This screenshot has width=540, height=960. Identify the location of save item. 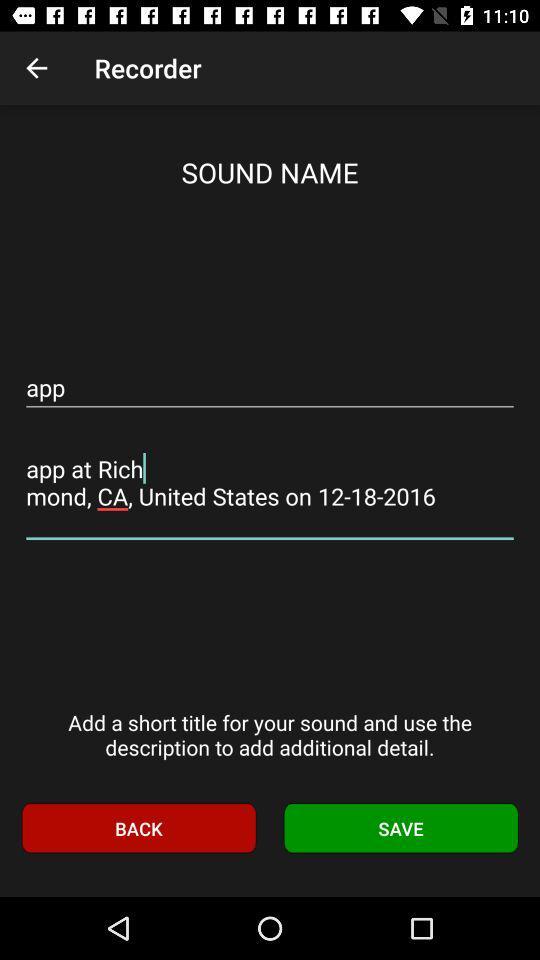
(401, 828).